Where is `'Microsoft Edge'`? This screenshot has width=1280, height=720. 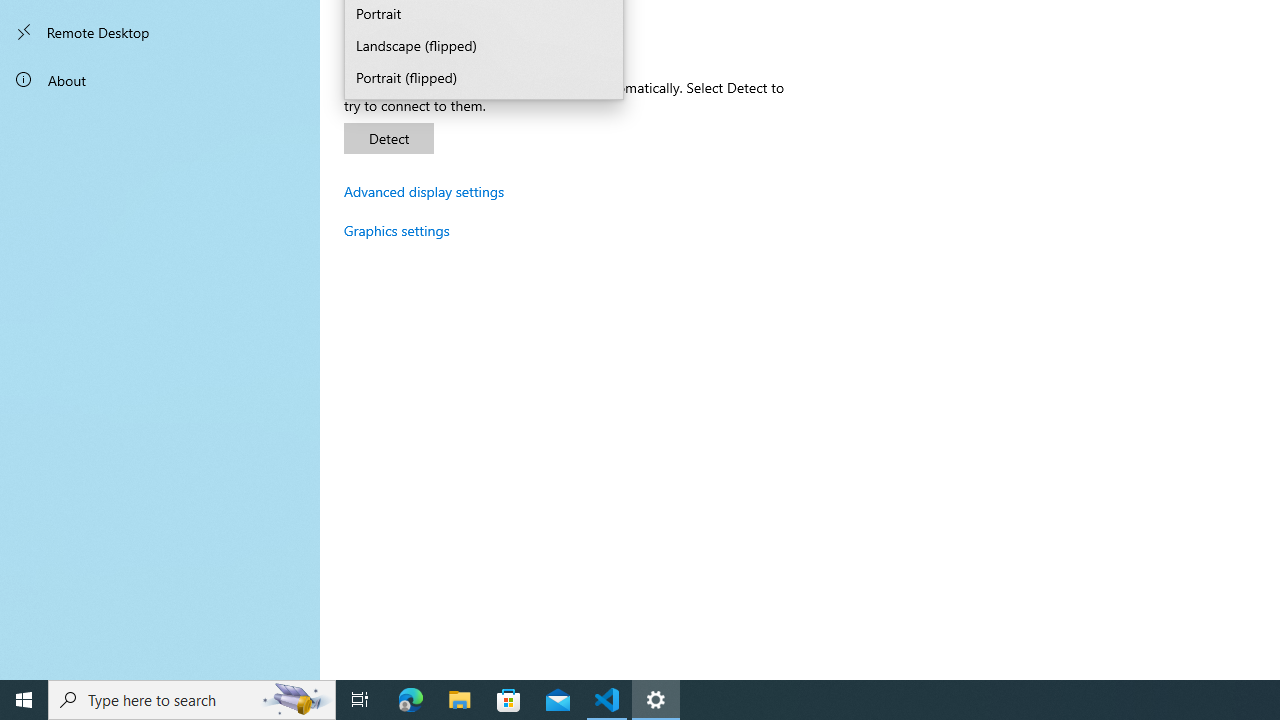
'Microsoft Edge' is located at coordinates (410, 698).